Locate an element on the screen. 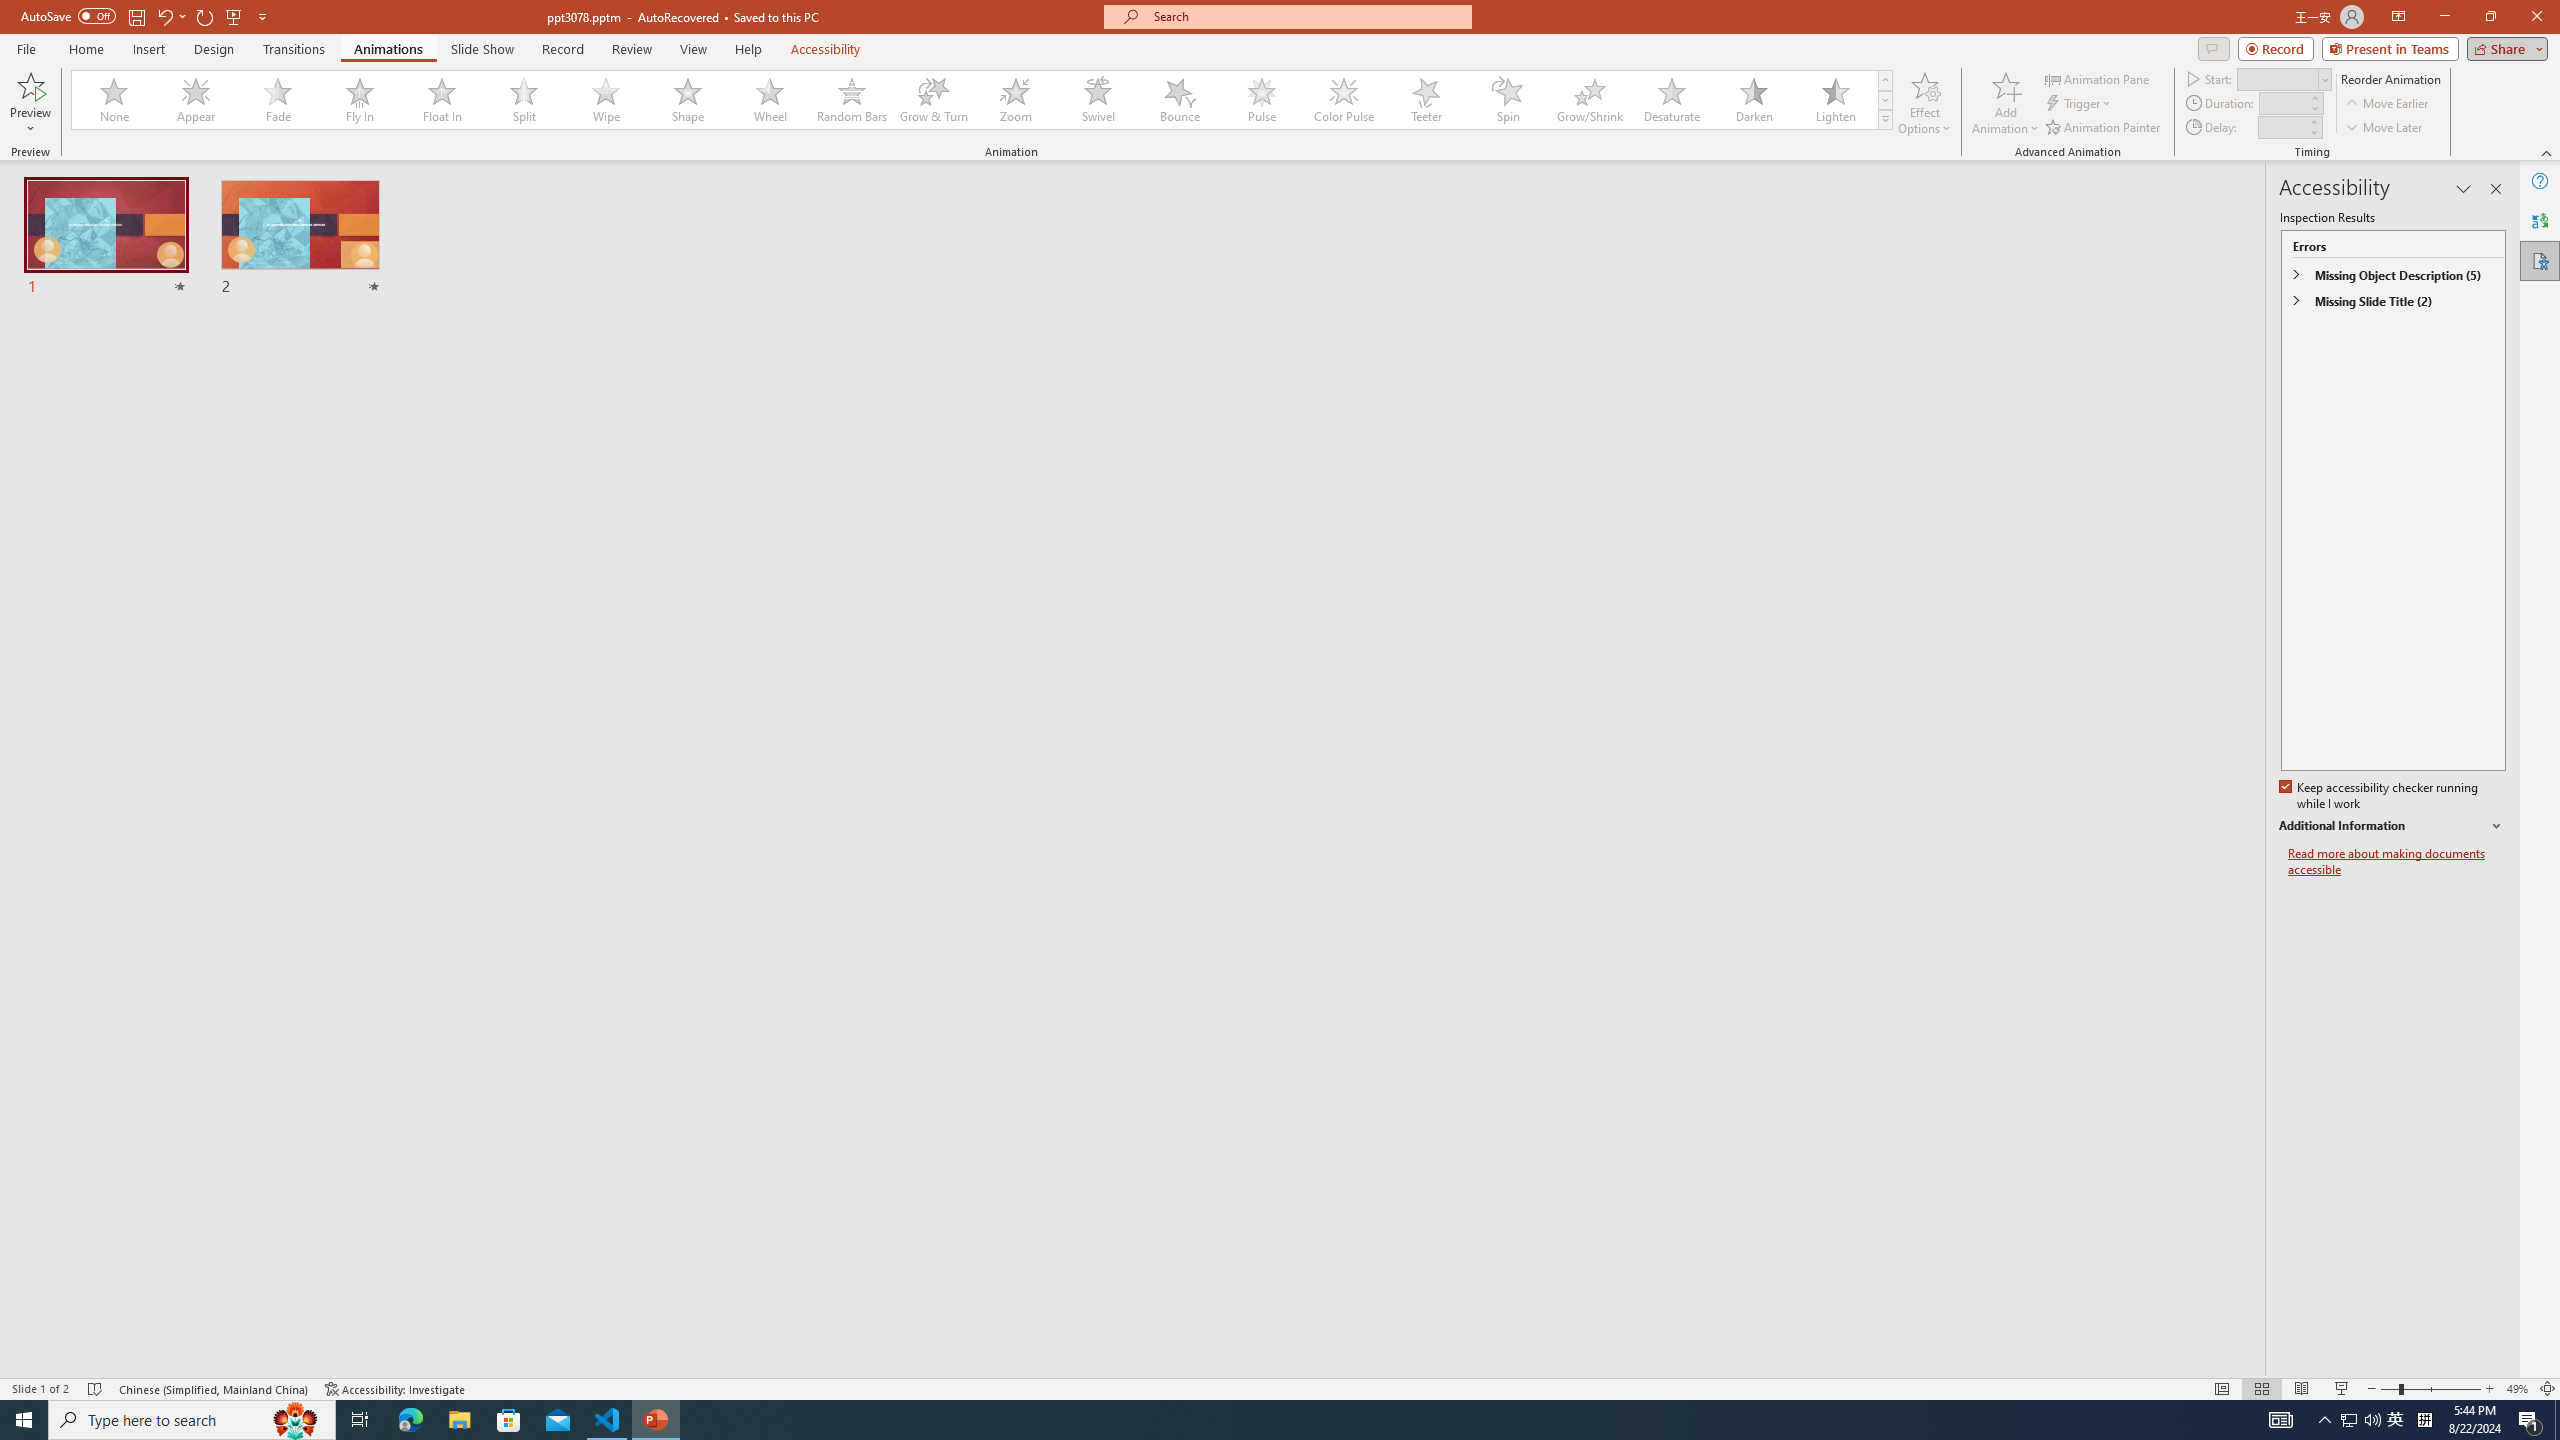 This screenshot has height=1440, width=2560. 'Color Pulse' is located at coordinates (1344, 99).